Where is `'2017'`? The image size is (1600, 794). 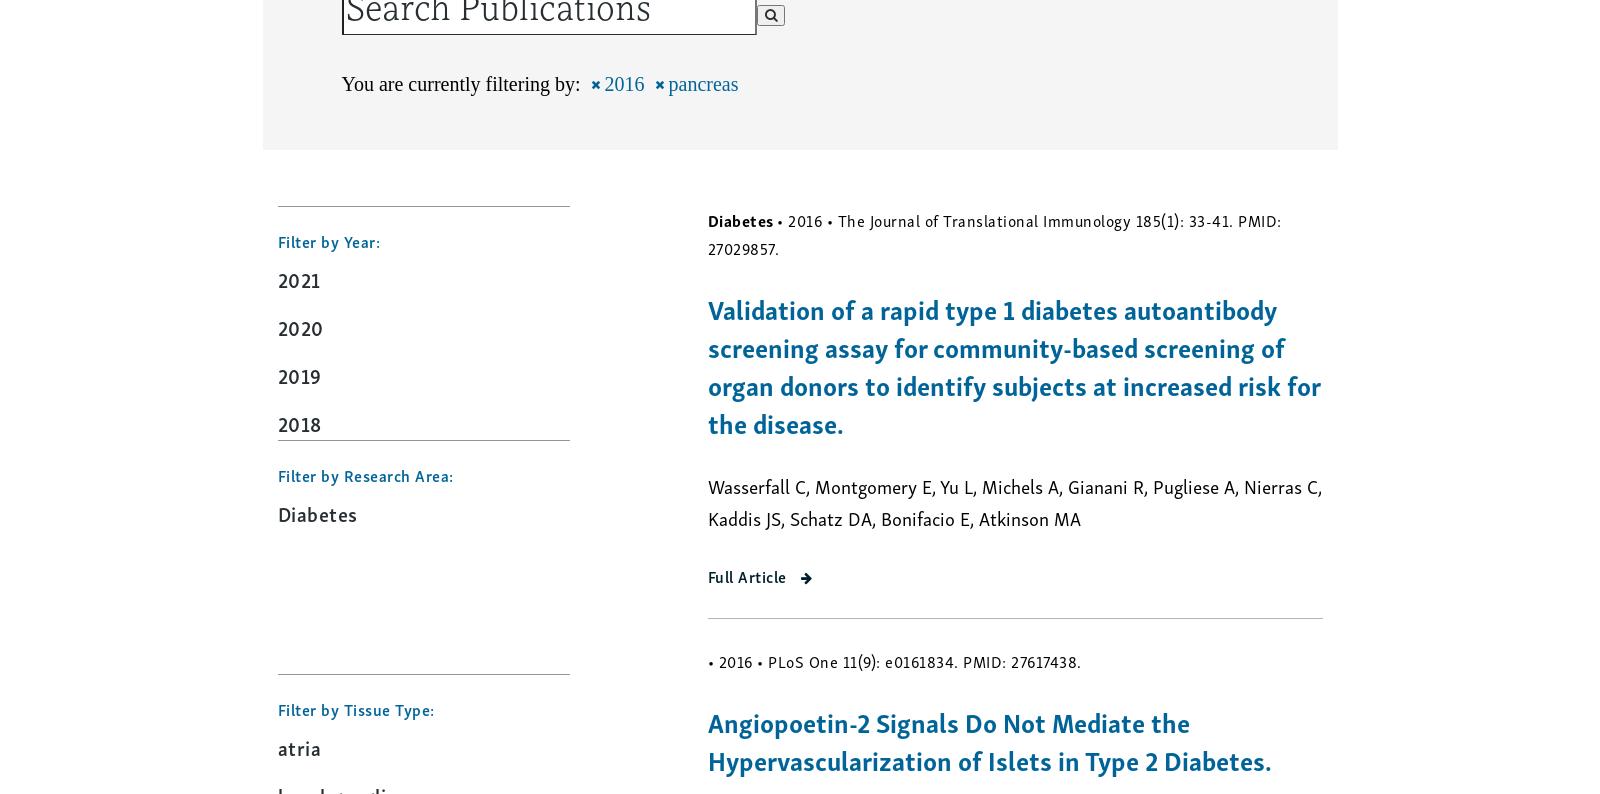
'2017' is located at coordinates (298, 469).